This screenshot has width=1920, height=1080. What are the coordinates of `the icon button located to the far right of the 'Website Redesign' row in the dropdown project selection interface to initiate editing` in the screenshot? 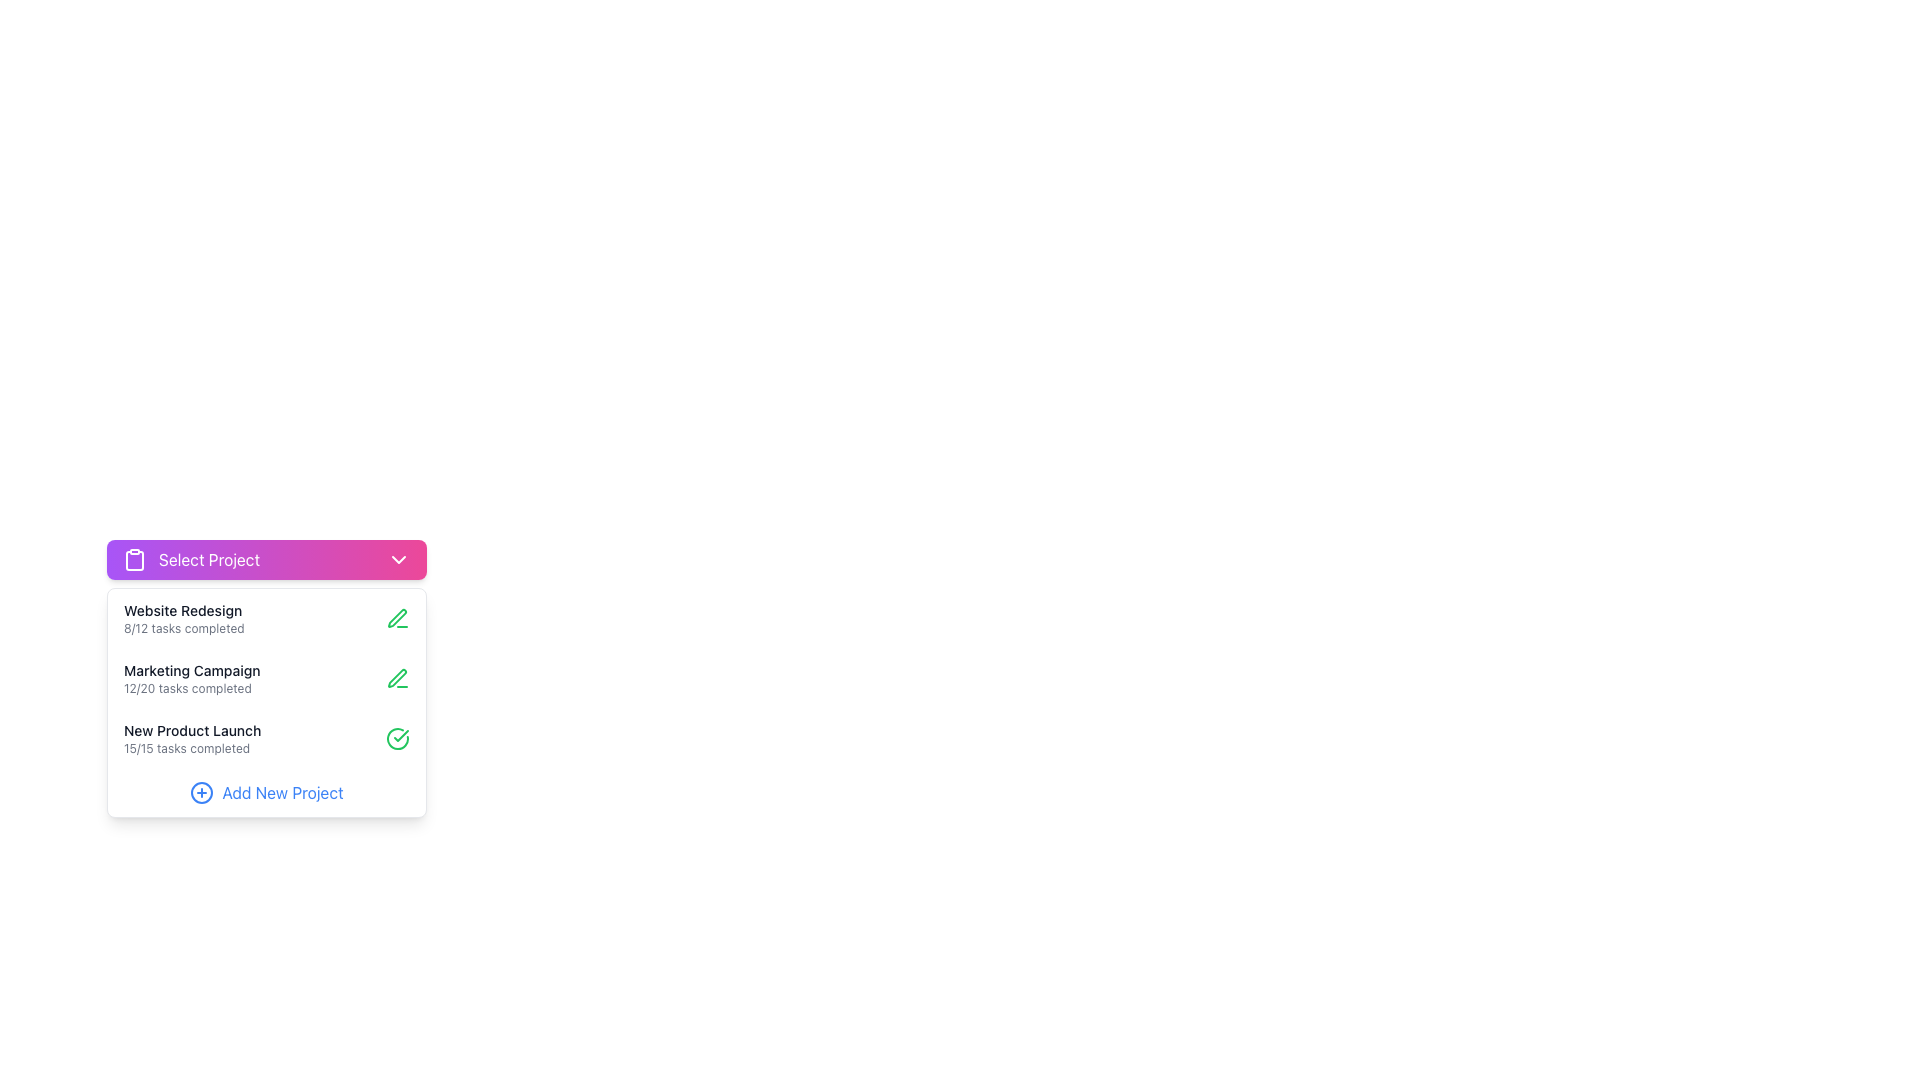 It's located at (398, 617).